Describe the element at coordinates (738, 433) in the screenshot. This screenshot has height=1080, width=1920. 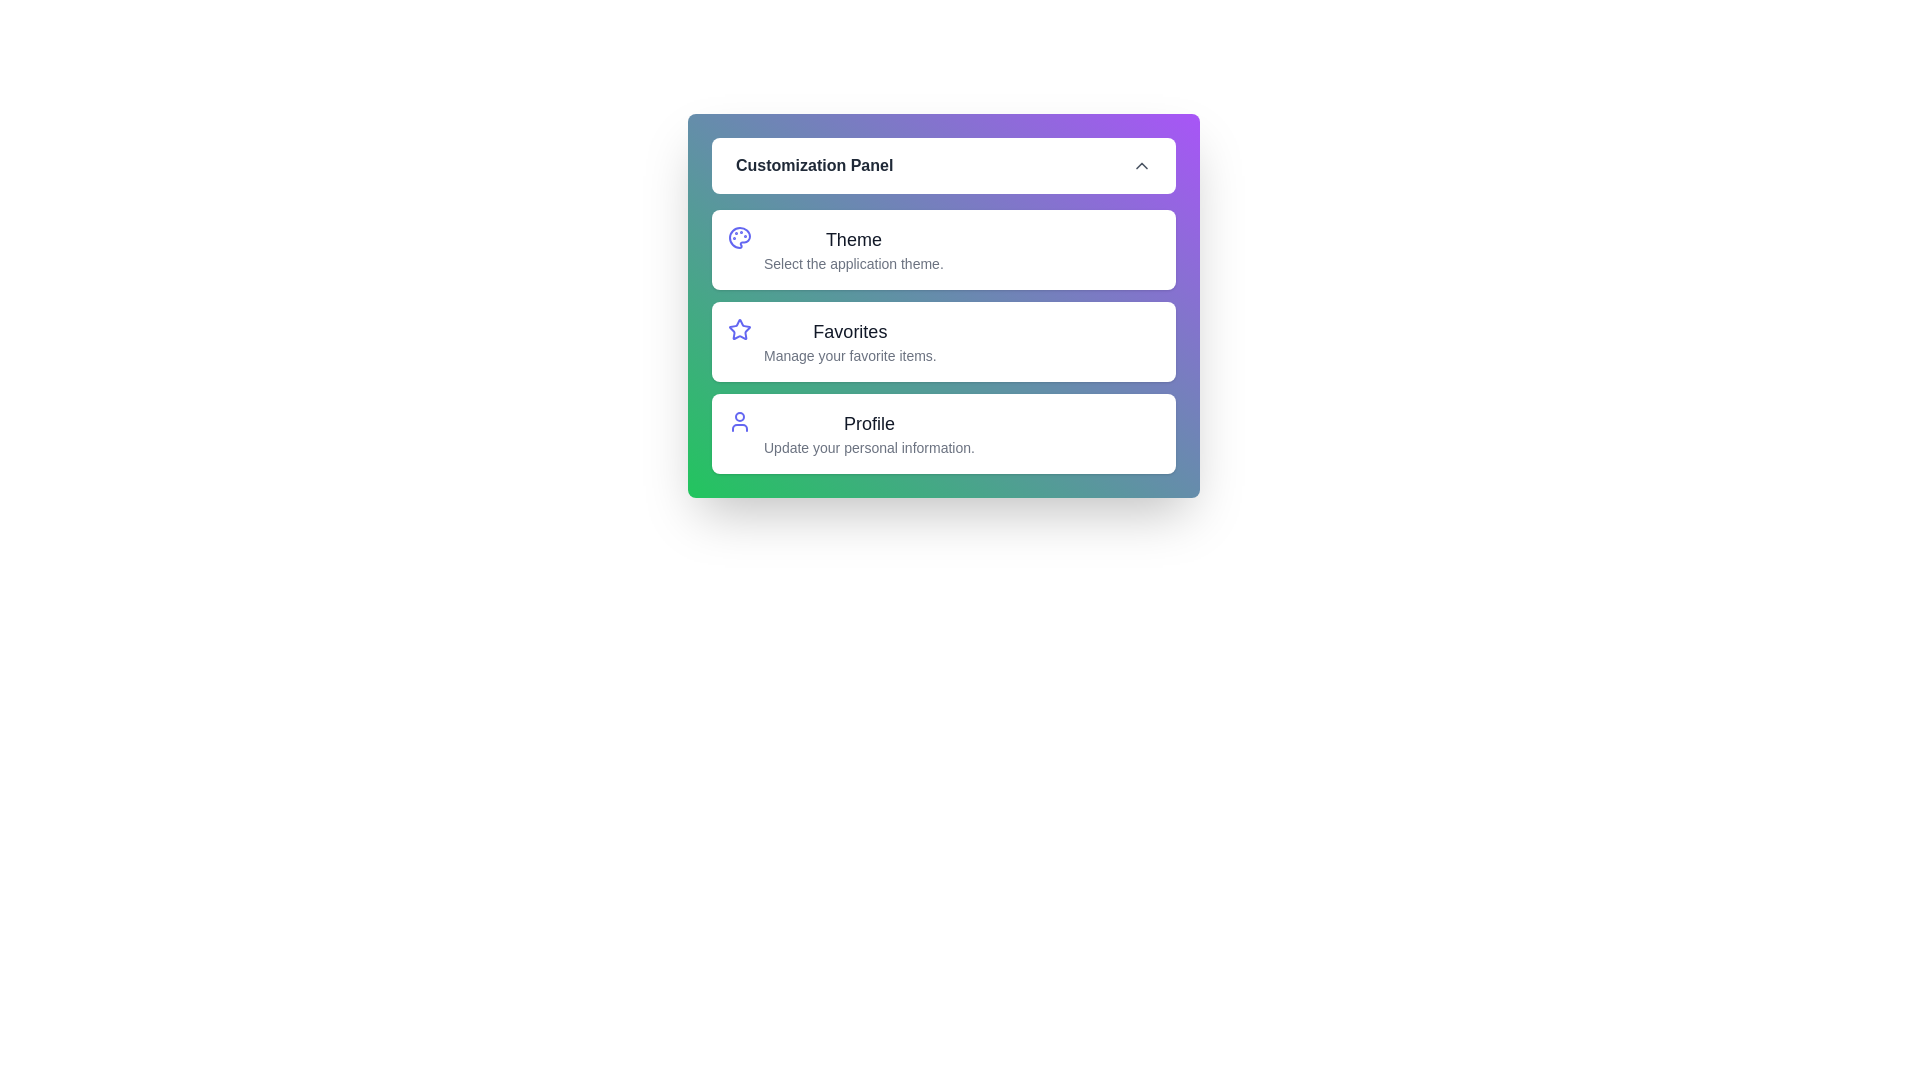
I see `the Profile option from the customization panel` at that location.